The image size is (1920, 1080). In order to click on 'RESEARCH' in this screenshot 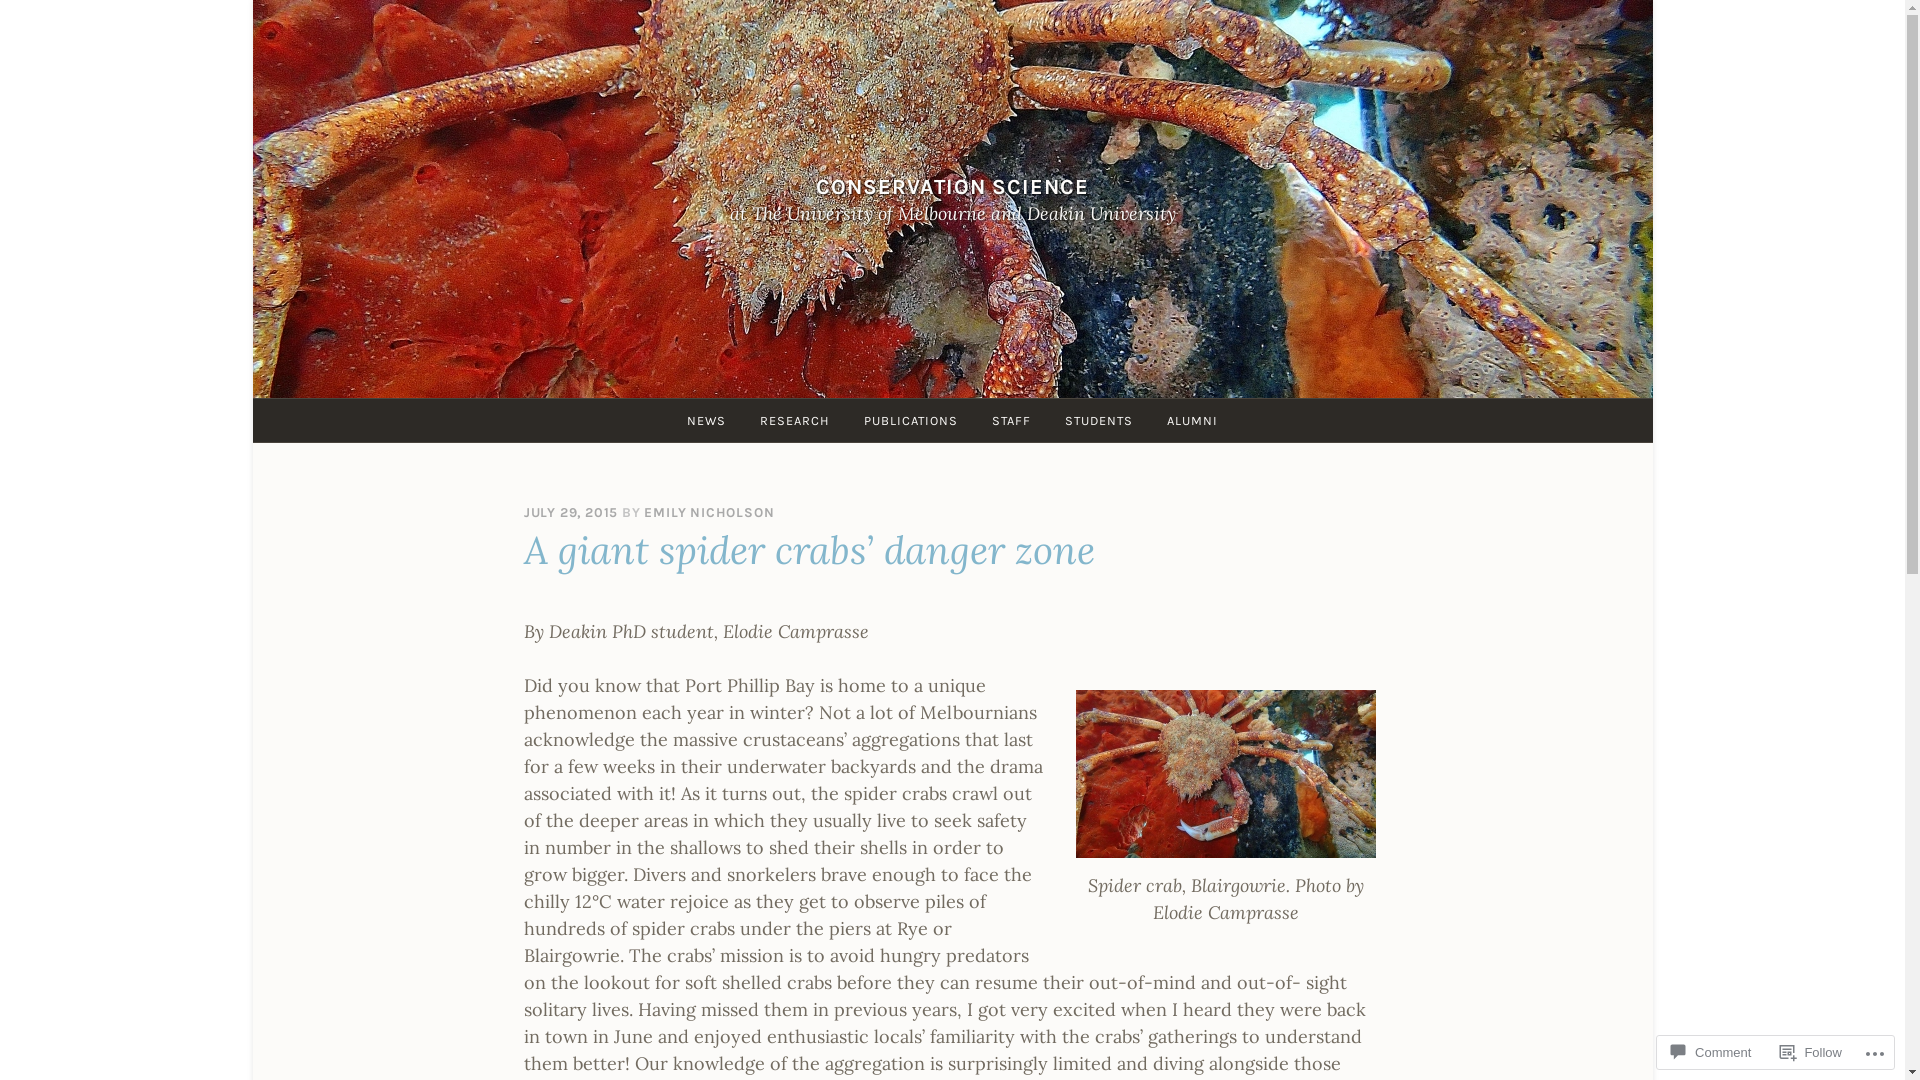, I will do `click(794, 419)`.